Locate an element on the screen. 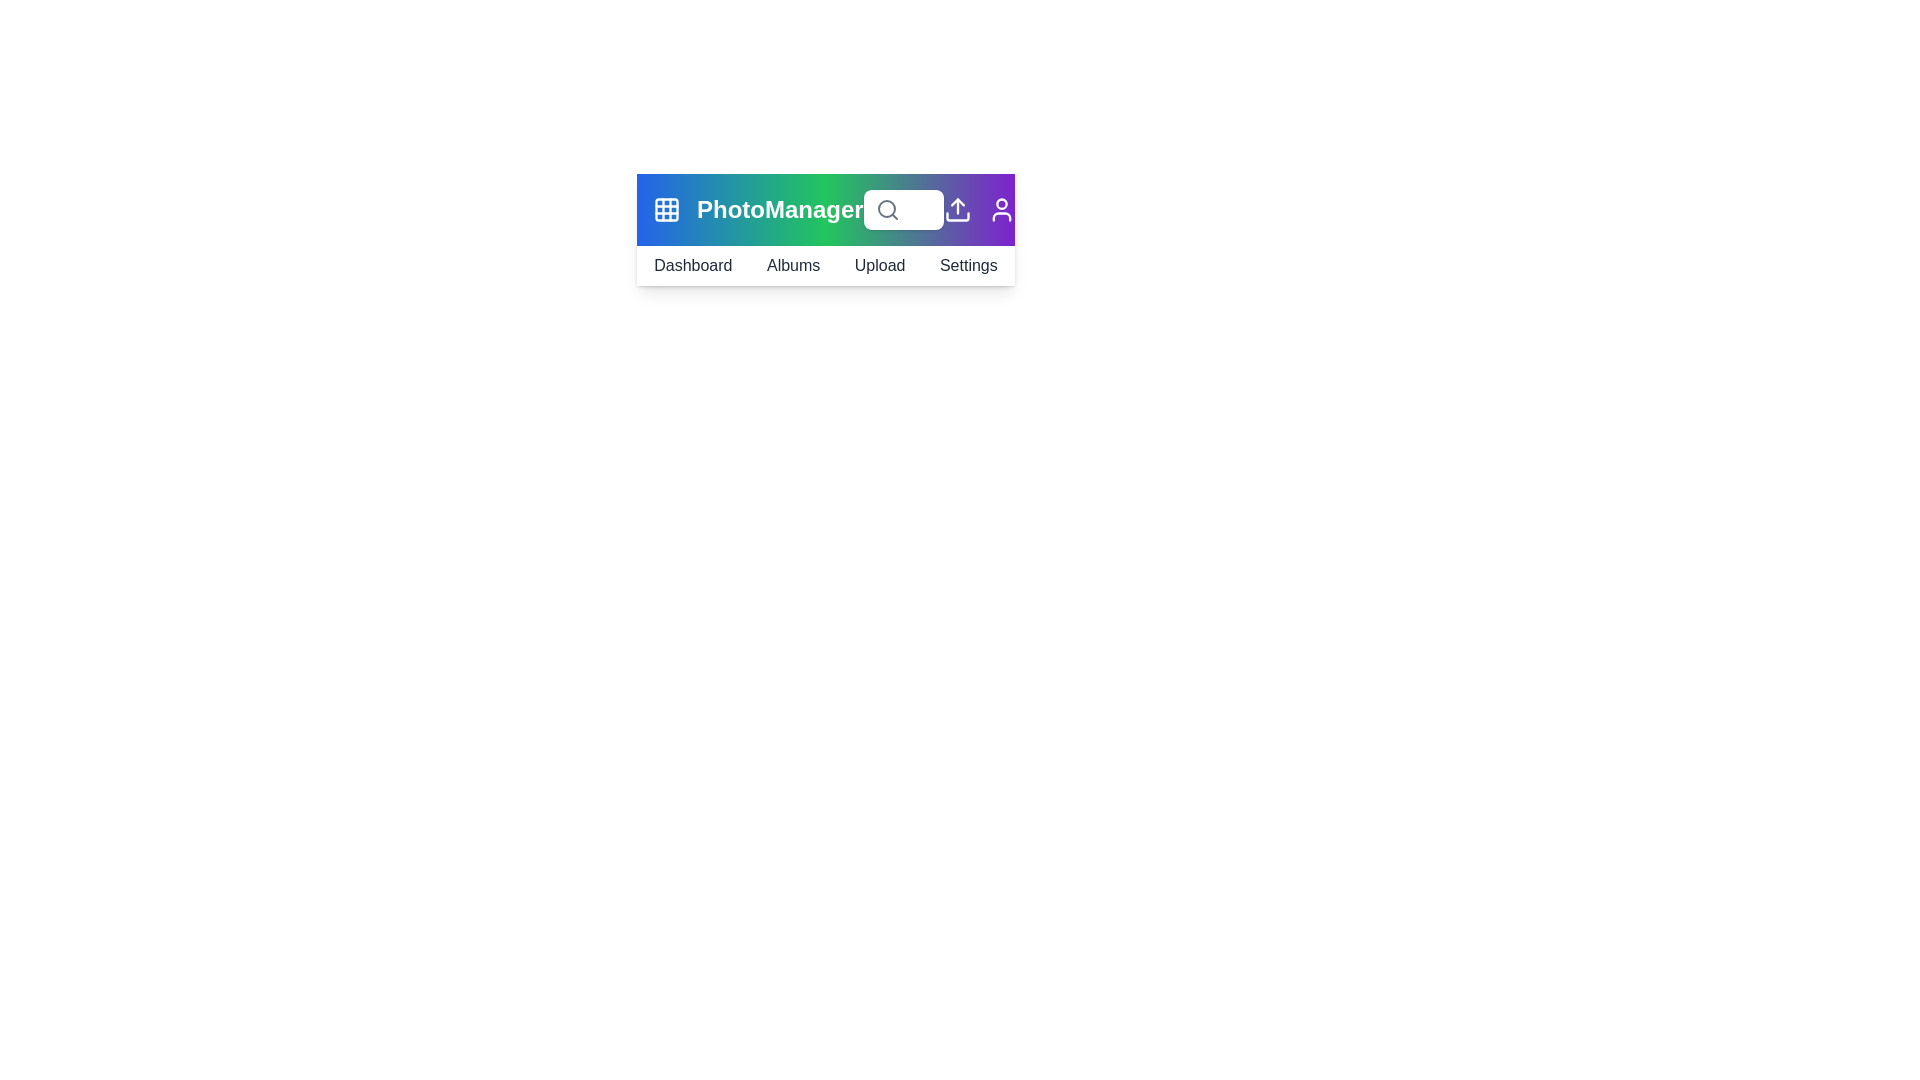  the 'Settings' navigation link is located at coordinates (968, 265).